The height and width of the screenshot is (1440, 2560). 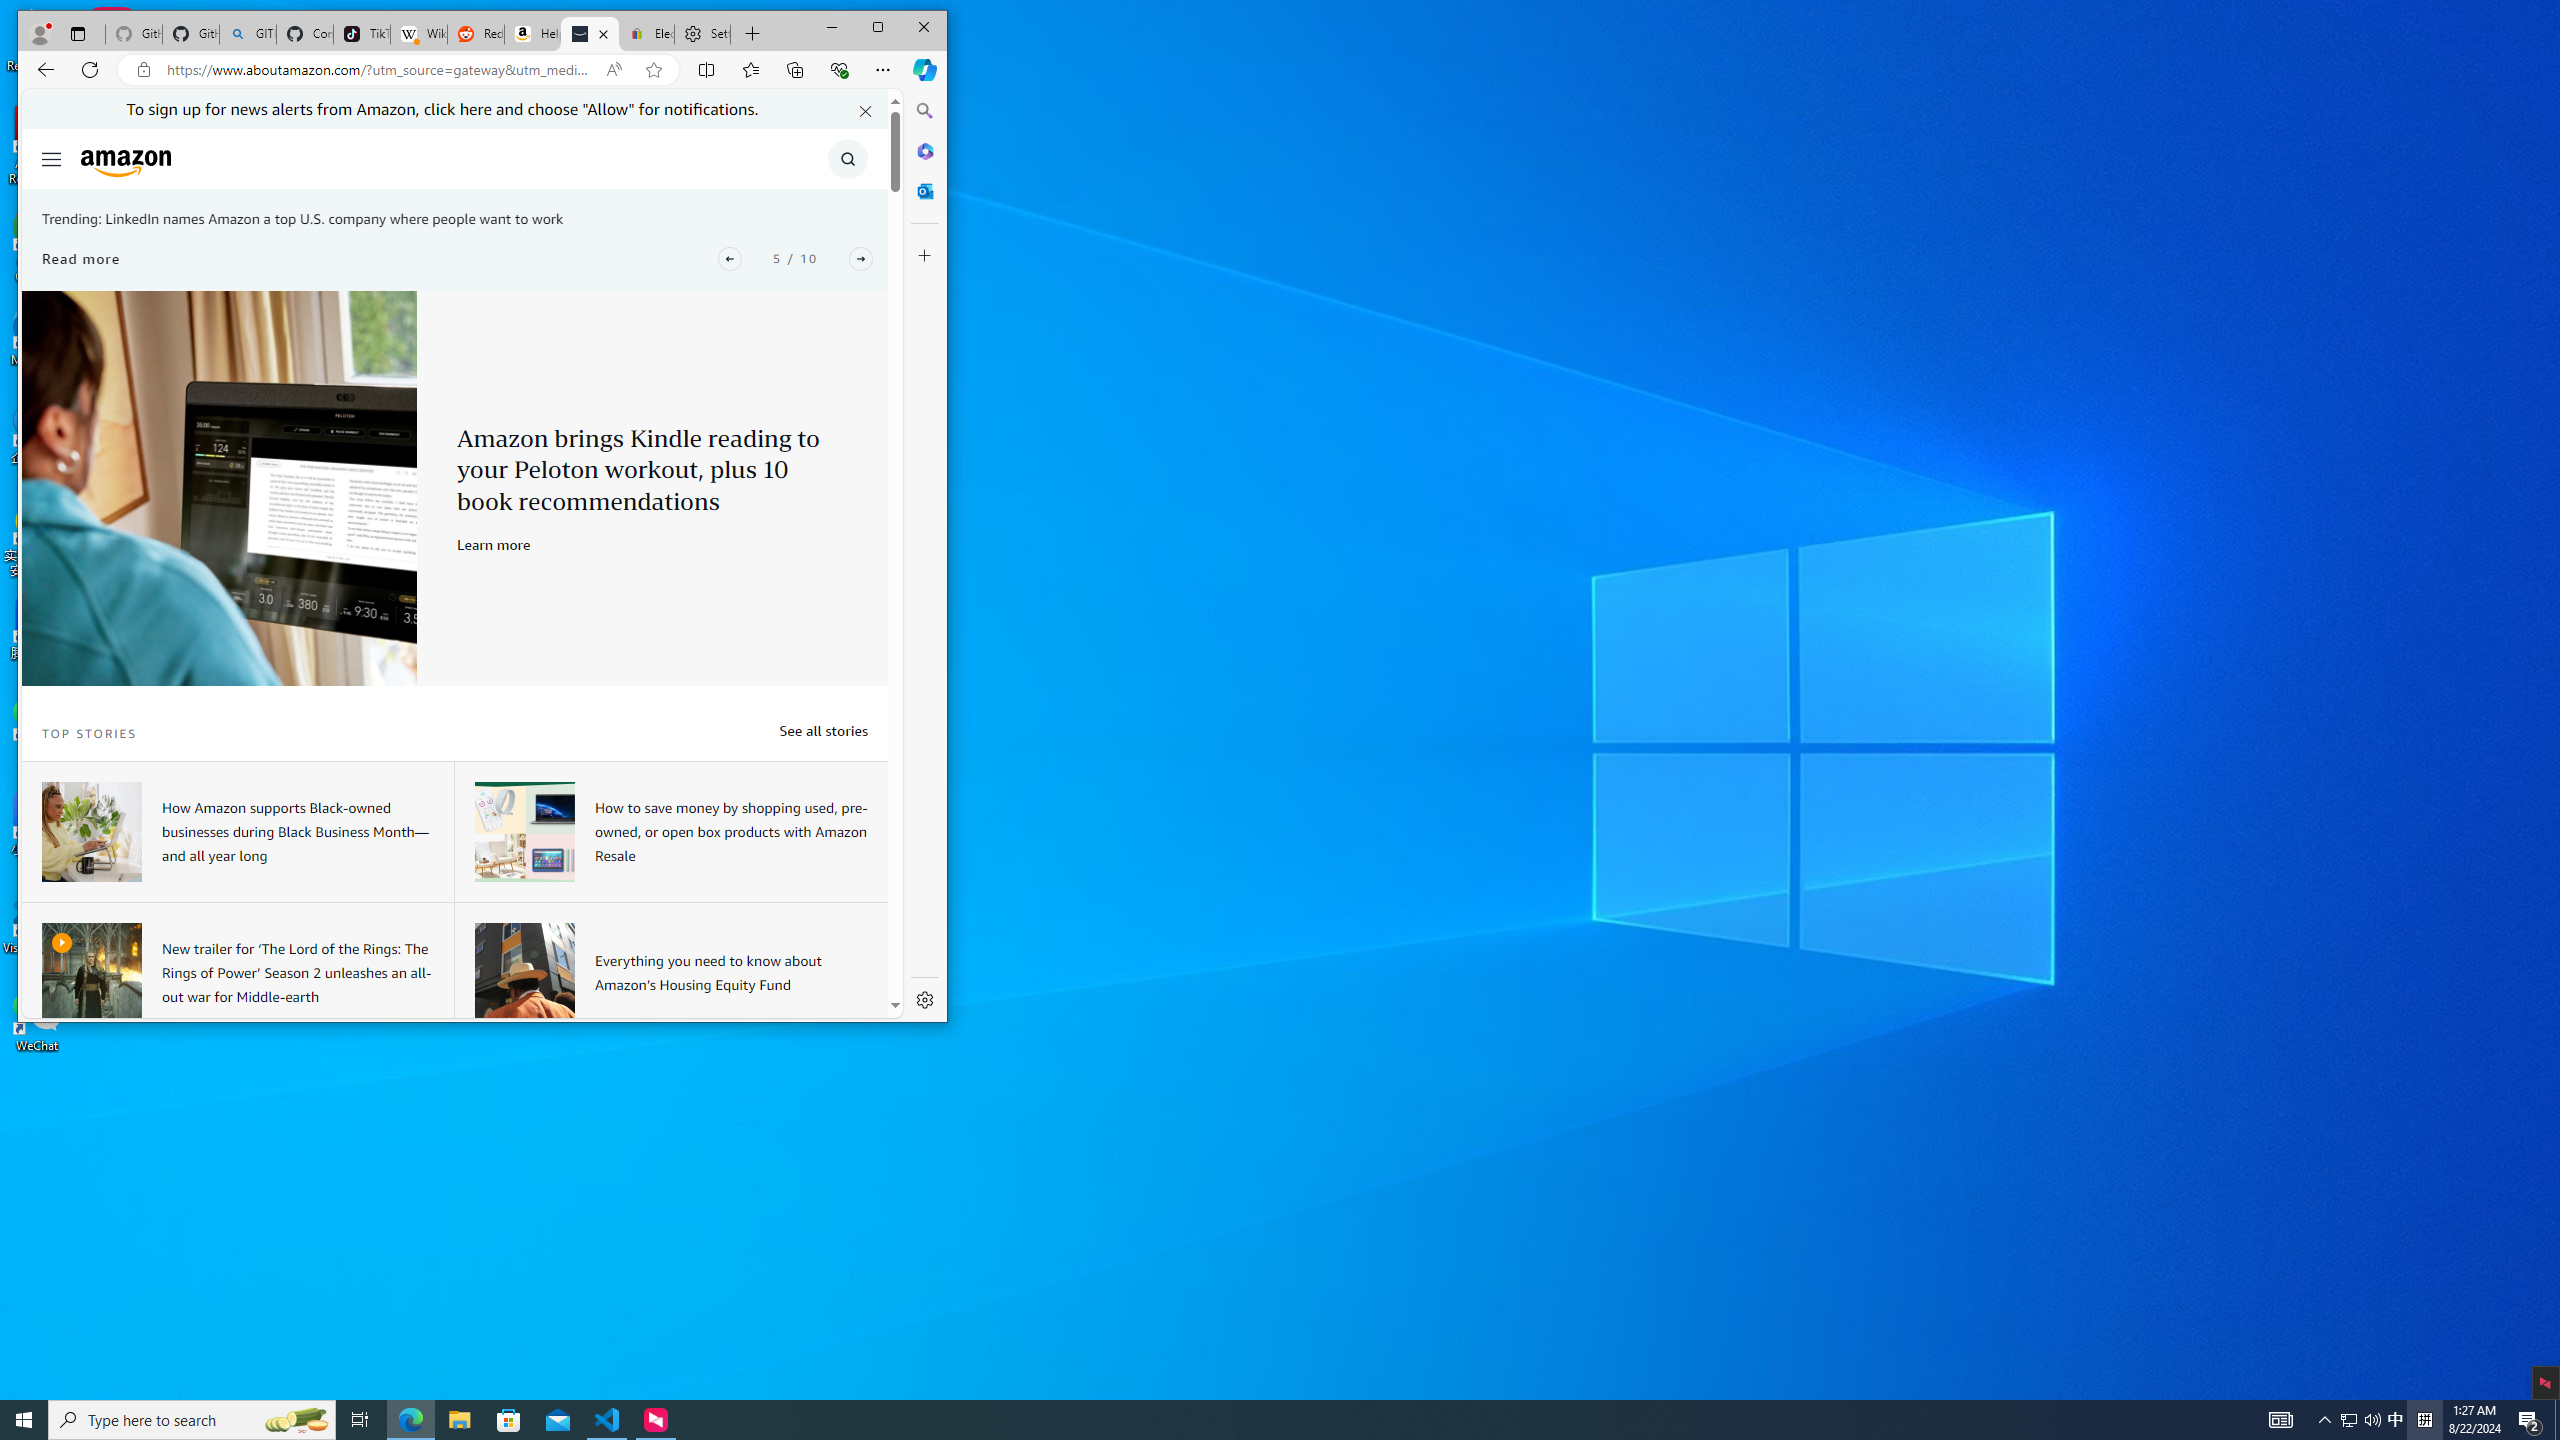 I want to click on 'Maximize', so click(x=877, y=27).